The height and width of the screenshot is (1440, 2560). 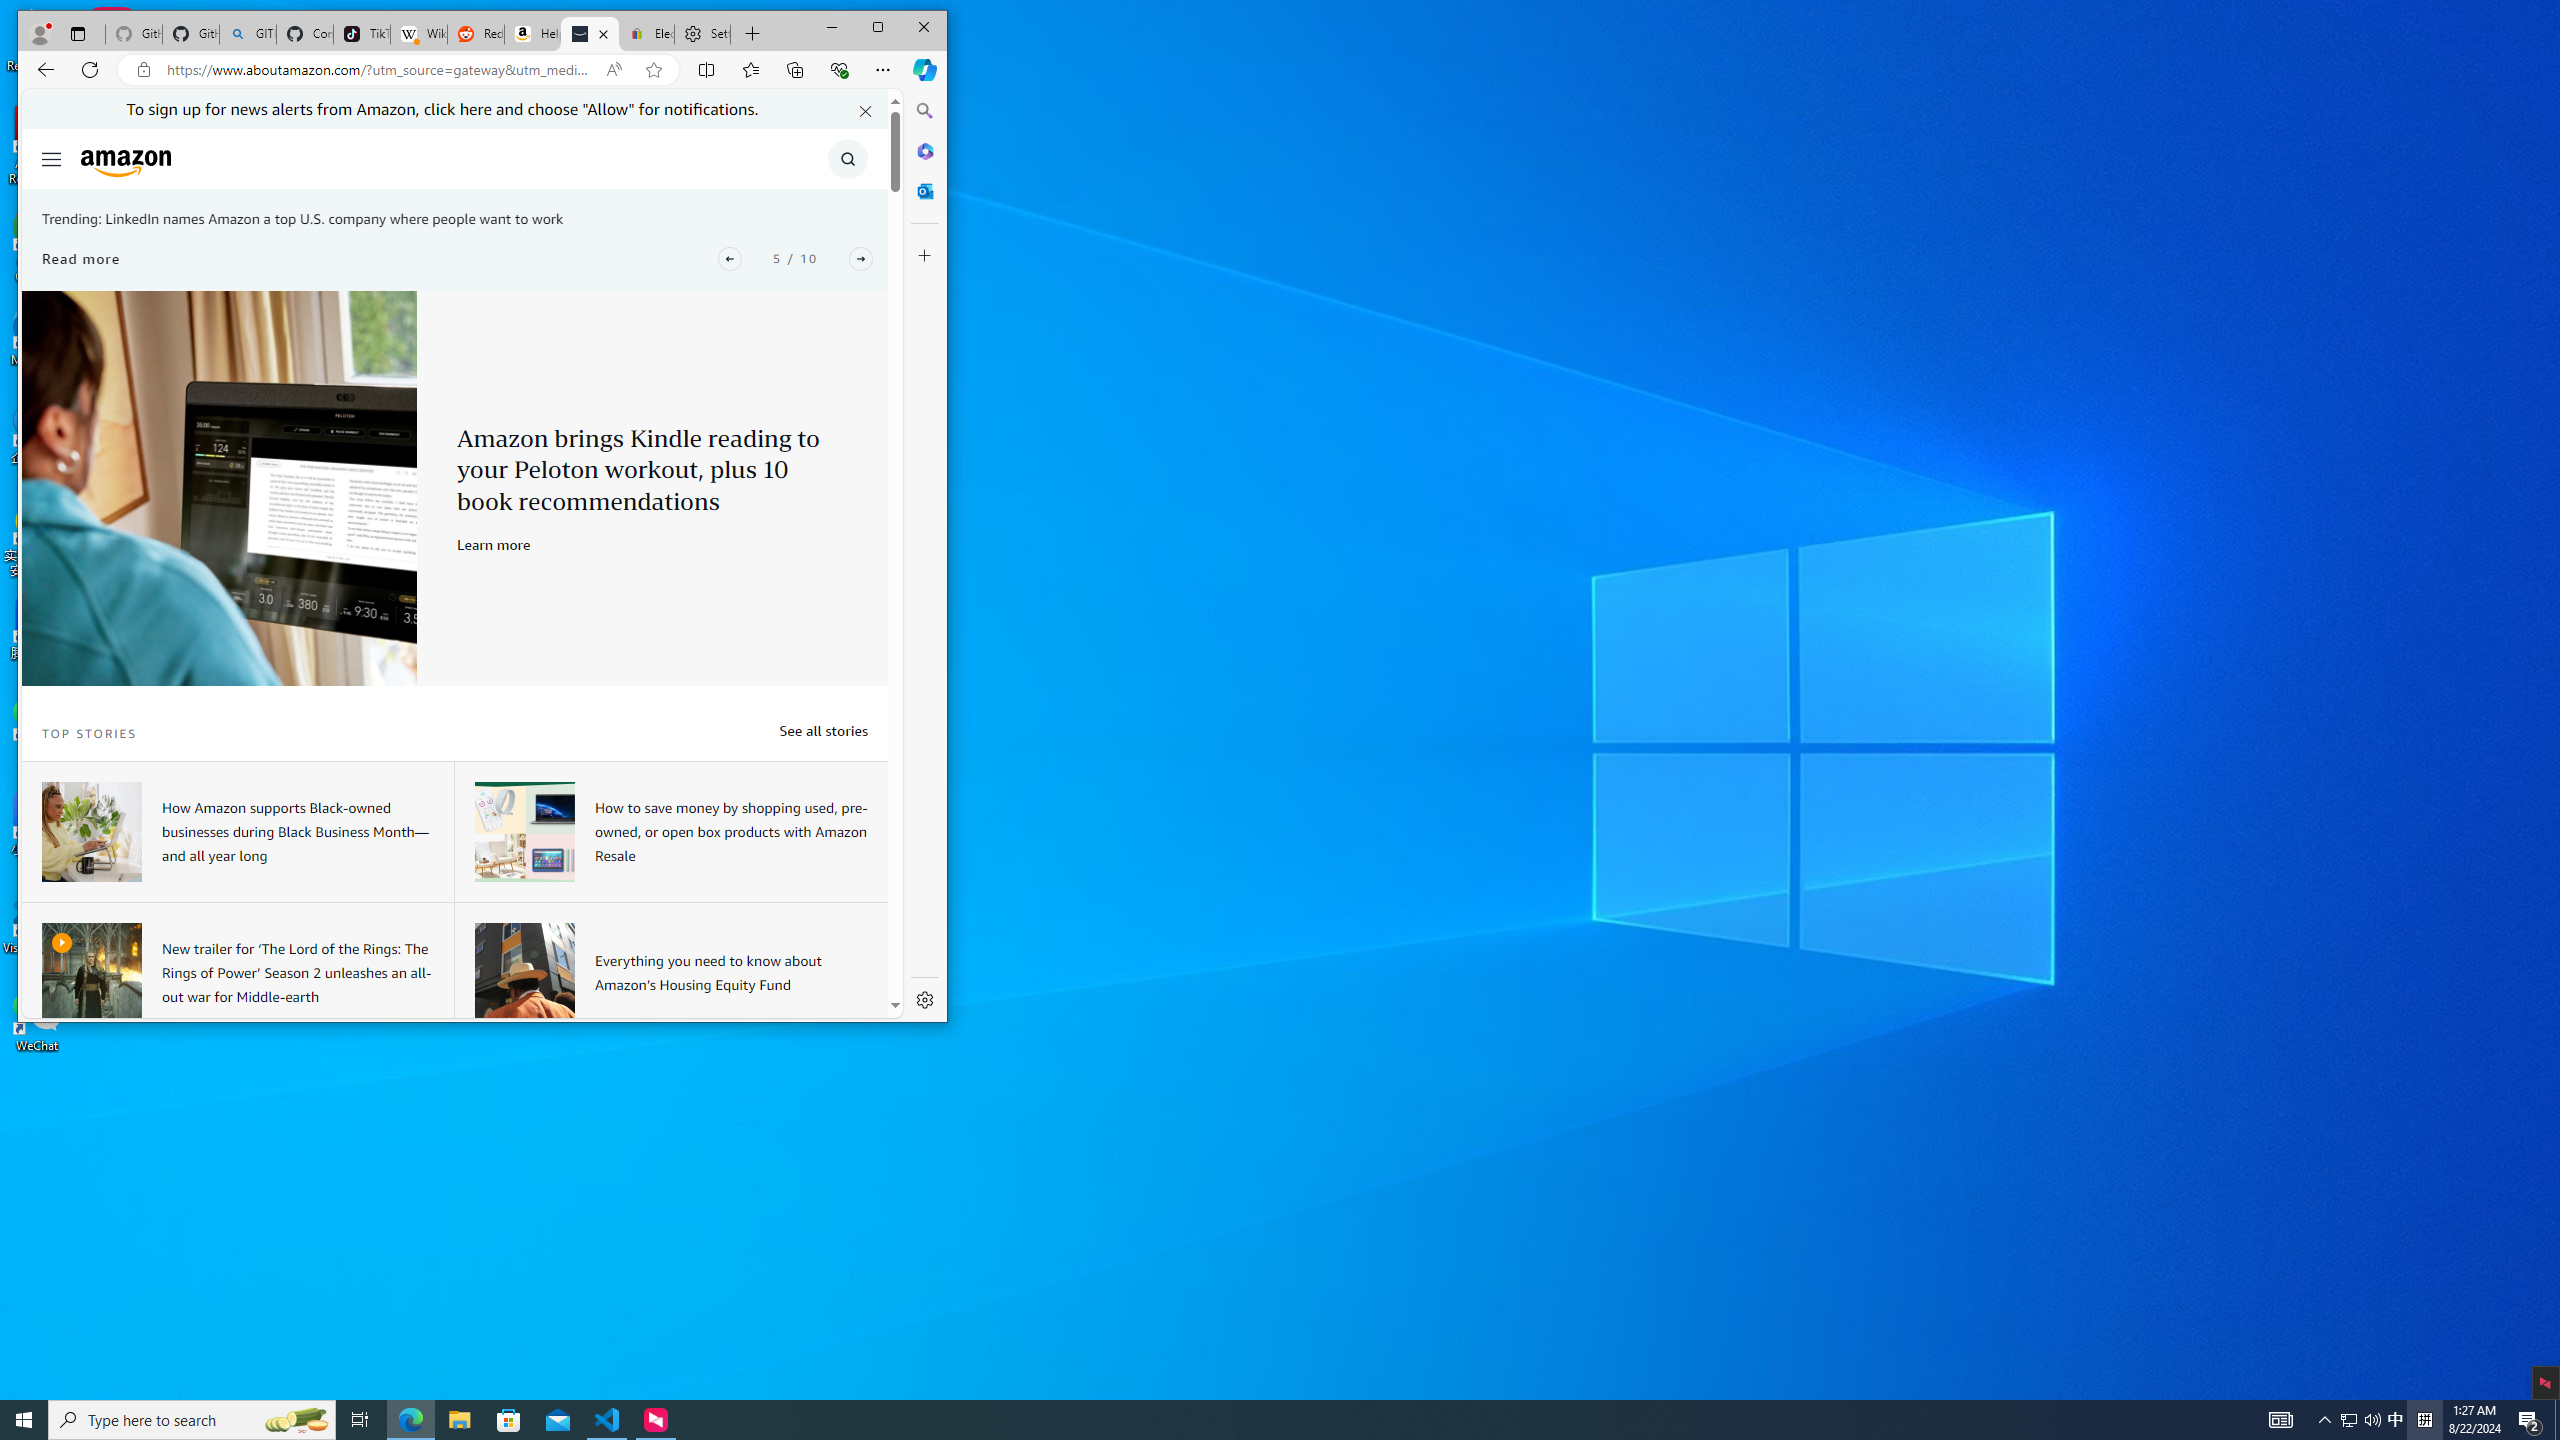 I want to click on 'Maximize', so click(x=877, y=27).